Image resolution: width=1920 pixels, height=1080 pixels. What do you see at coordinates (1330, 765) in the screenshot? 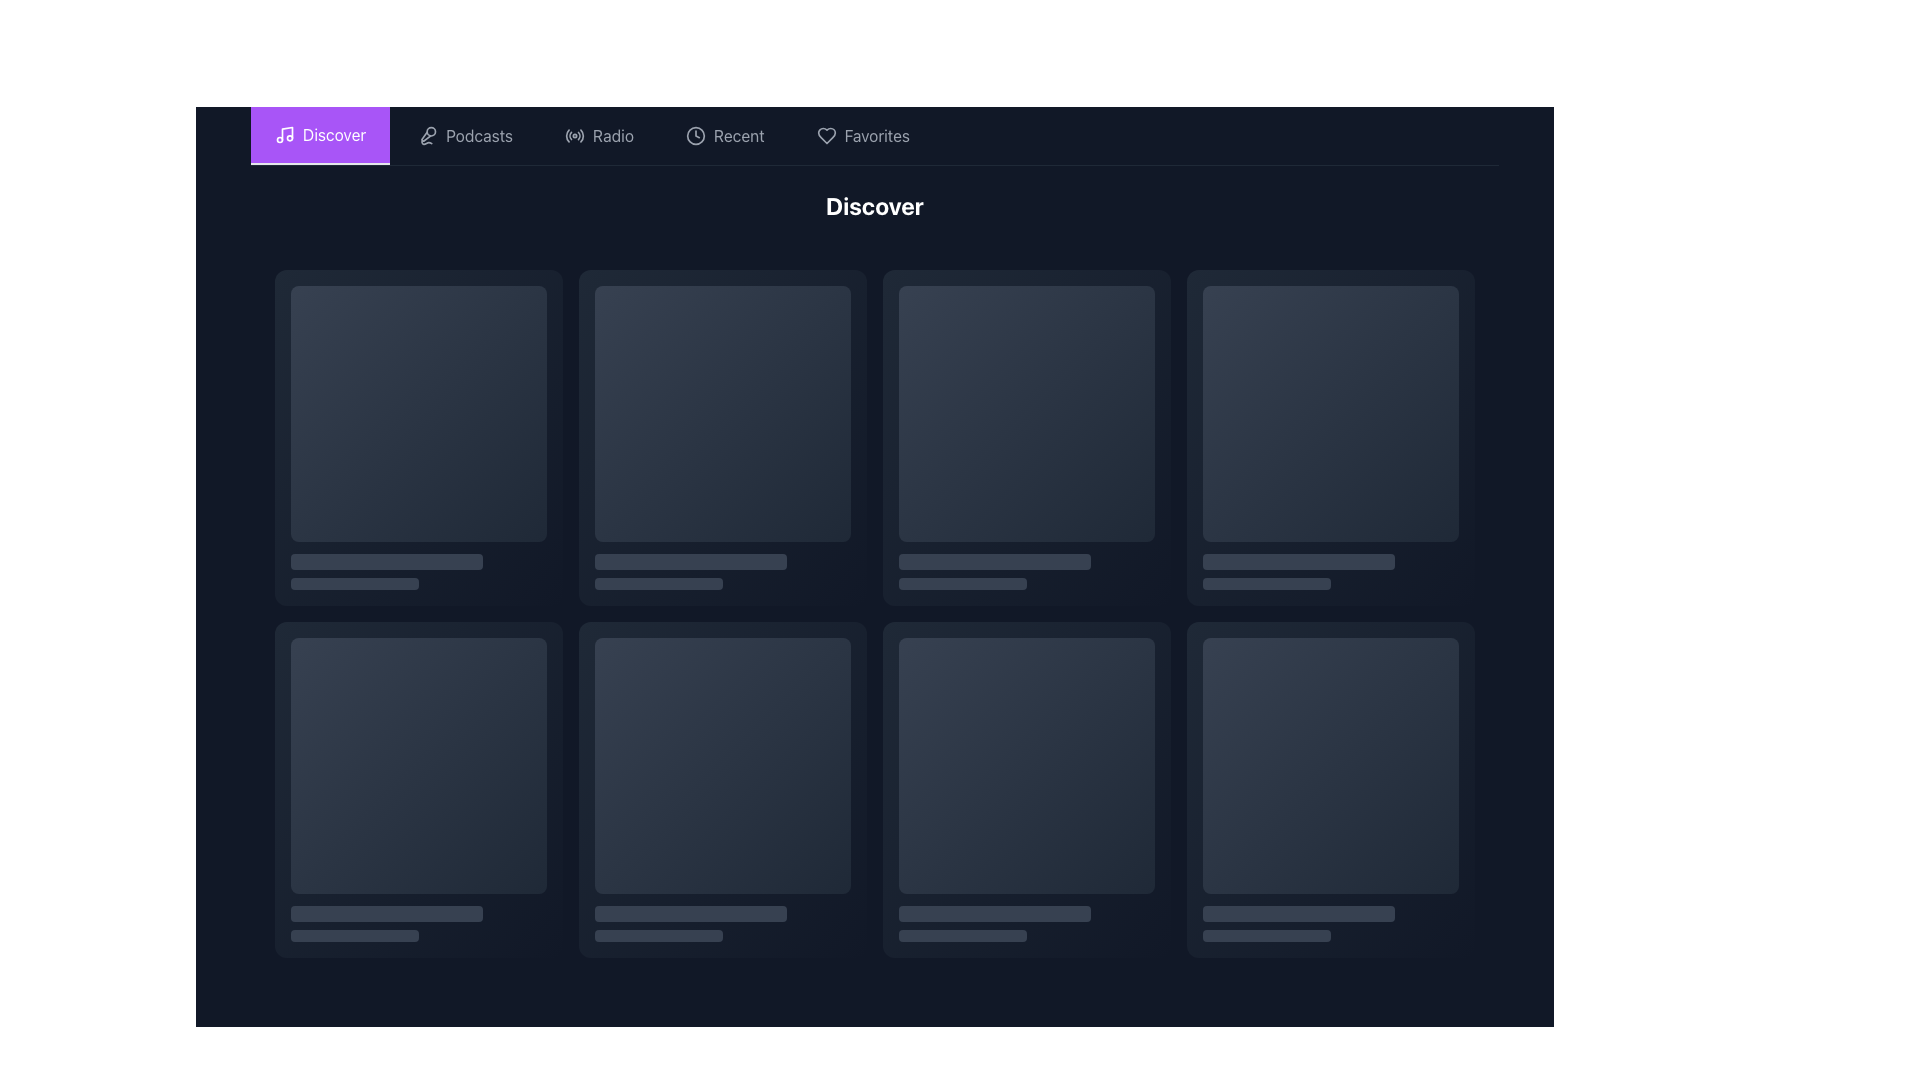
I see `the visual placeholder, which is a square element with rounded corners and a gradient background located in the bottom-right corner of the grid layout` at bounding box center [1330, 765].